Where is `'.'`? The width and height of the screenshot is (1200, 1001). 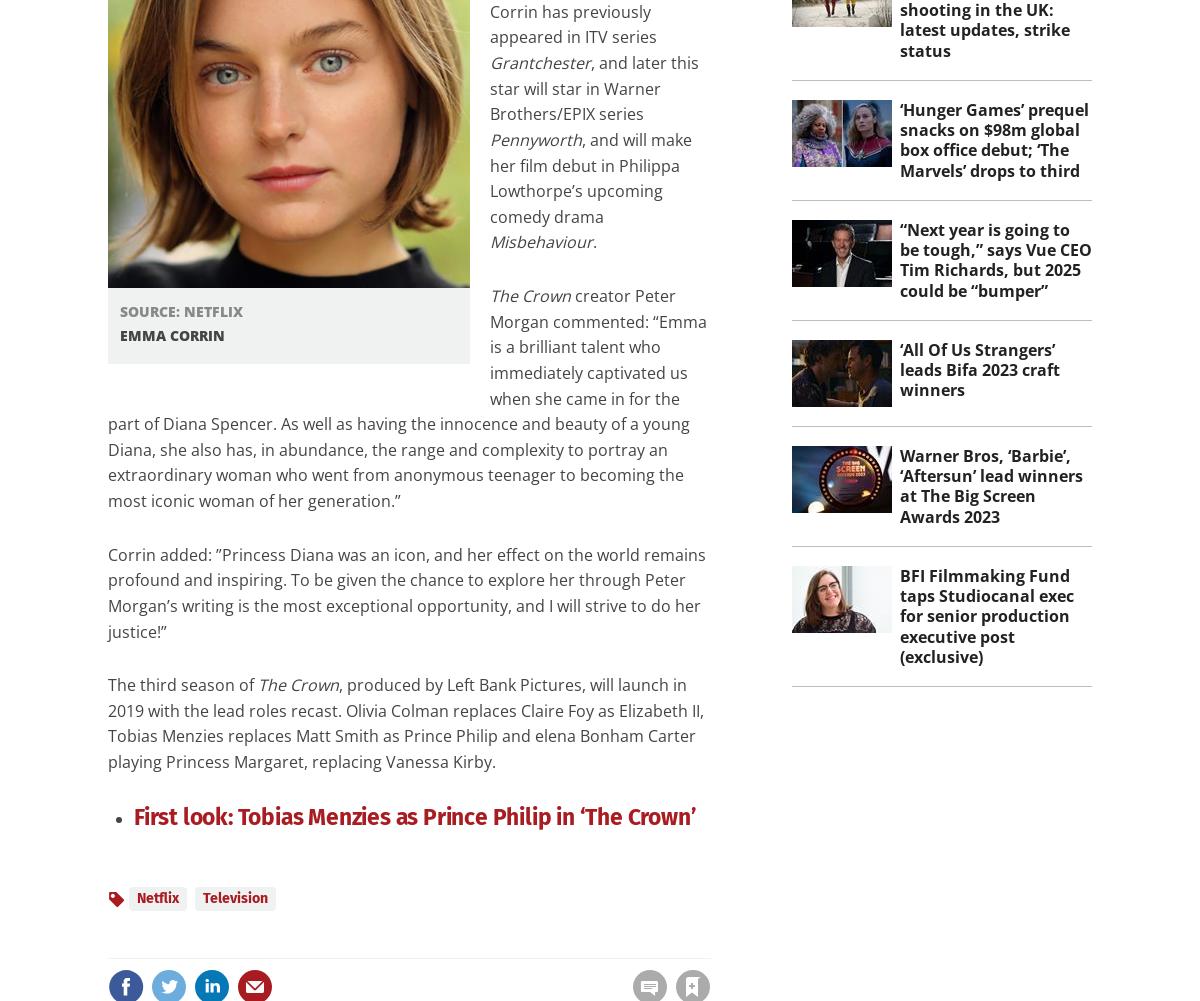 '.' is located at coordinates (593, 241).